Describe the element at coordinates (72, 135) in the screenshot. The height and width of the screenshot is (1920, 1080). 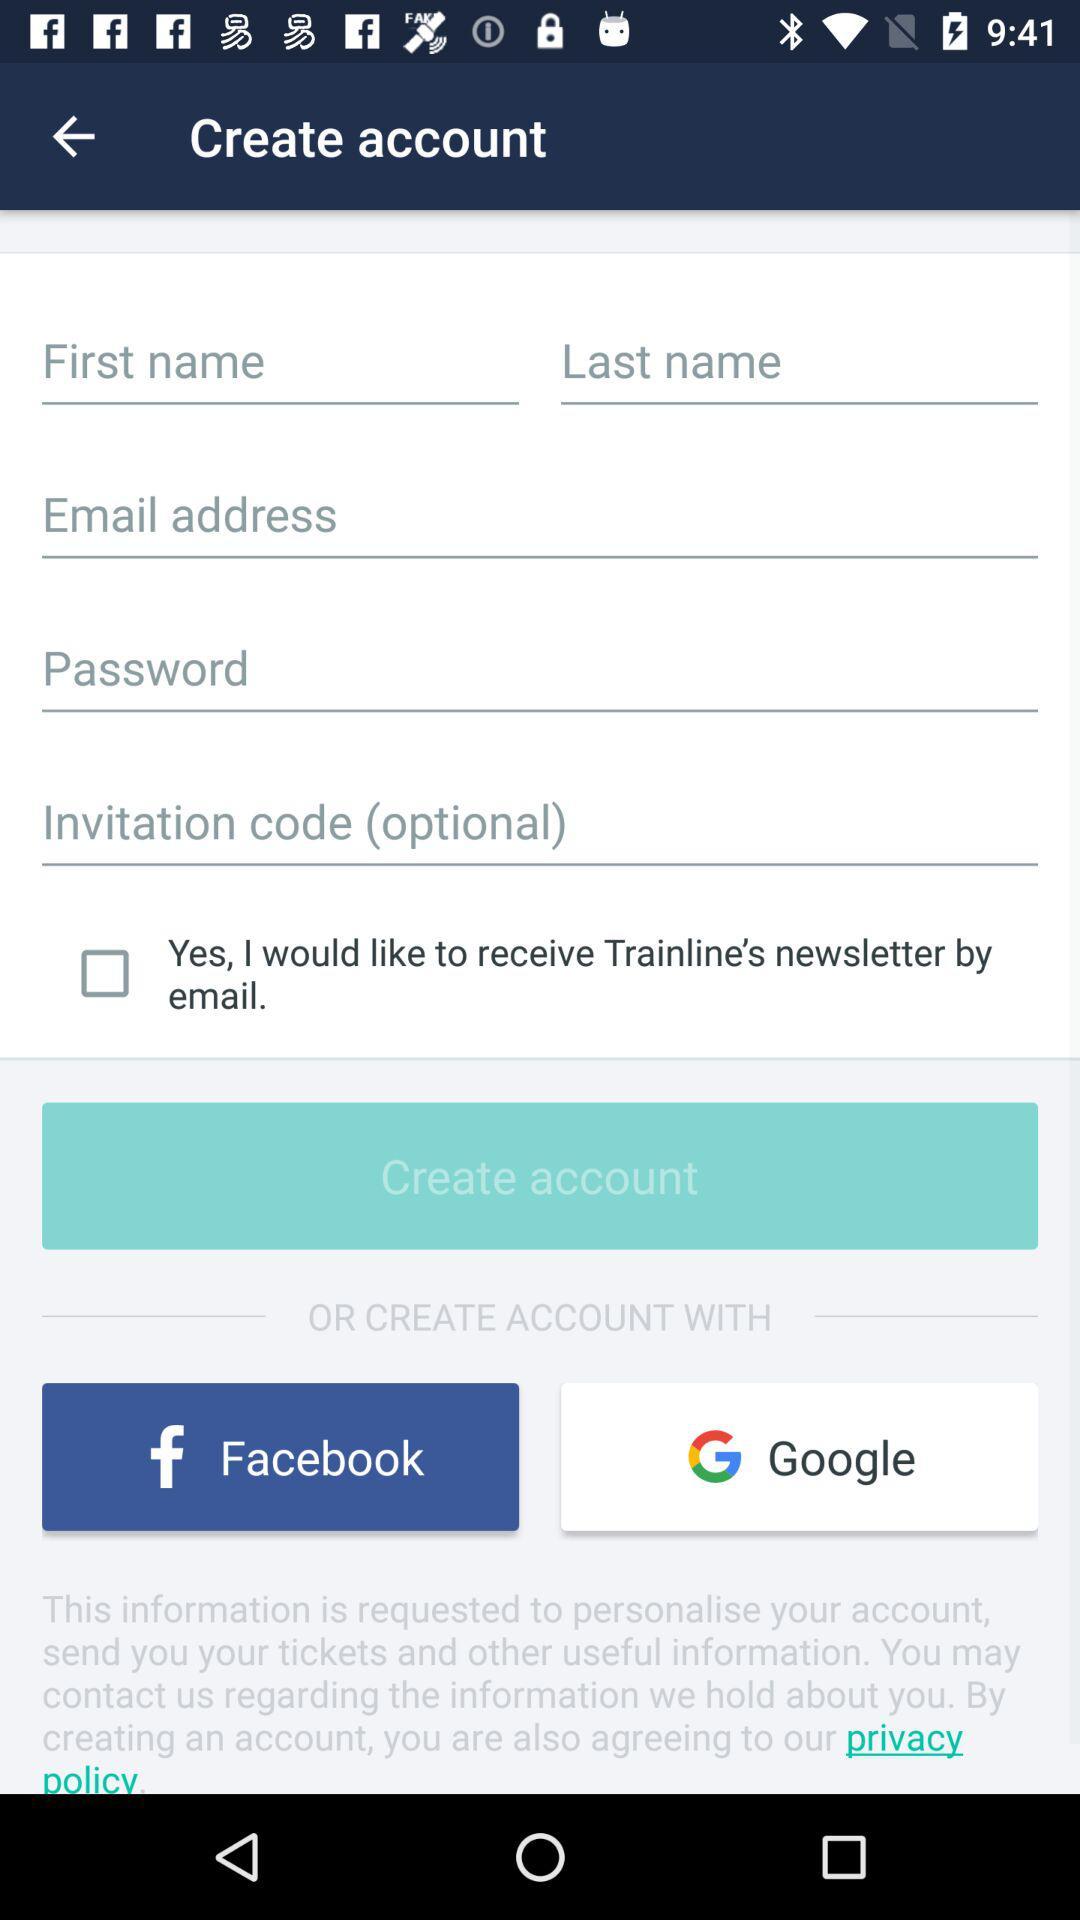
I see `icon next to create account item` at that location.